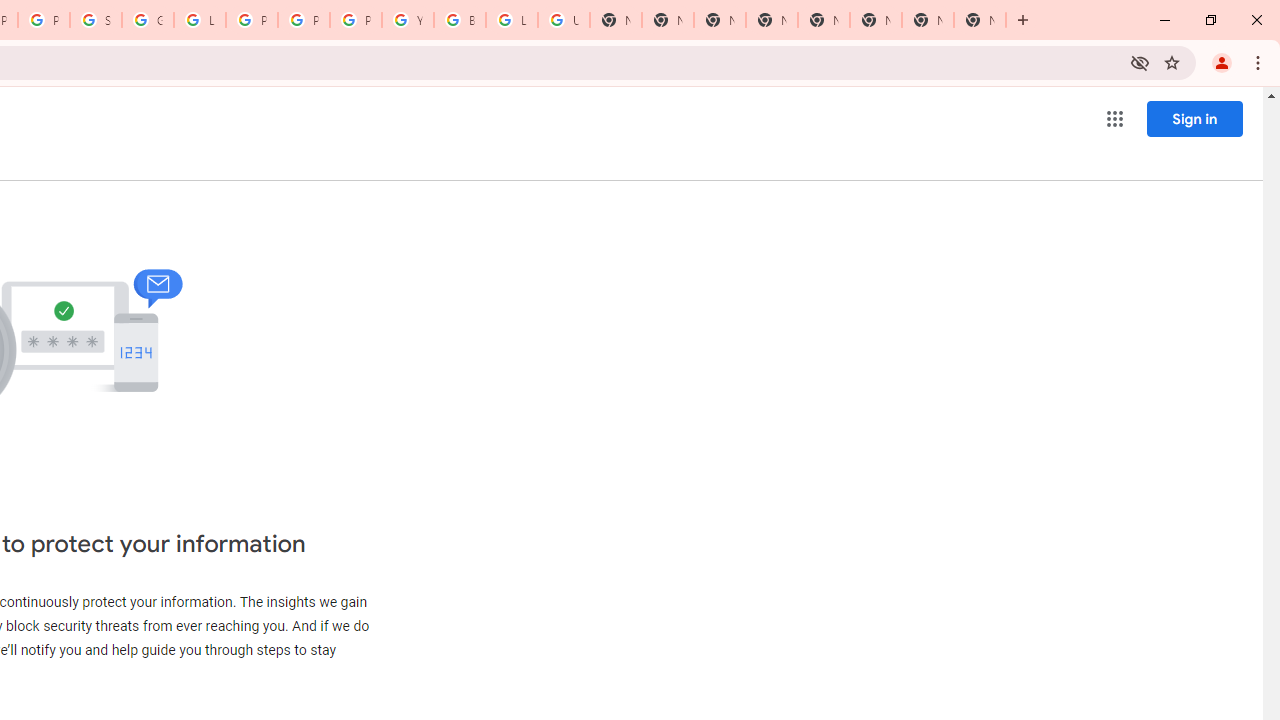  Describe the element at coordinates (95, 20) in the screenshot. I see `'Sign in - Google Accounts'` at that location.